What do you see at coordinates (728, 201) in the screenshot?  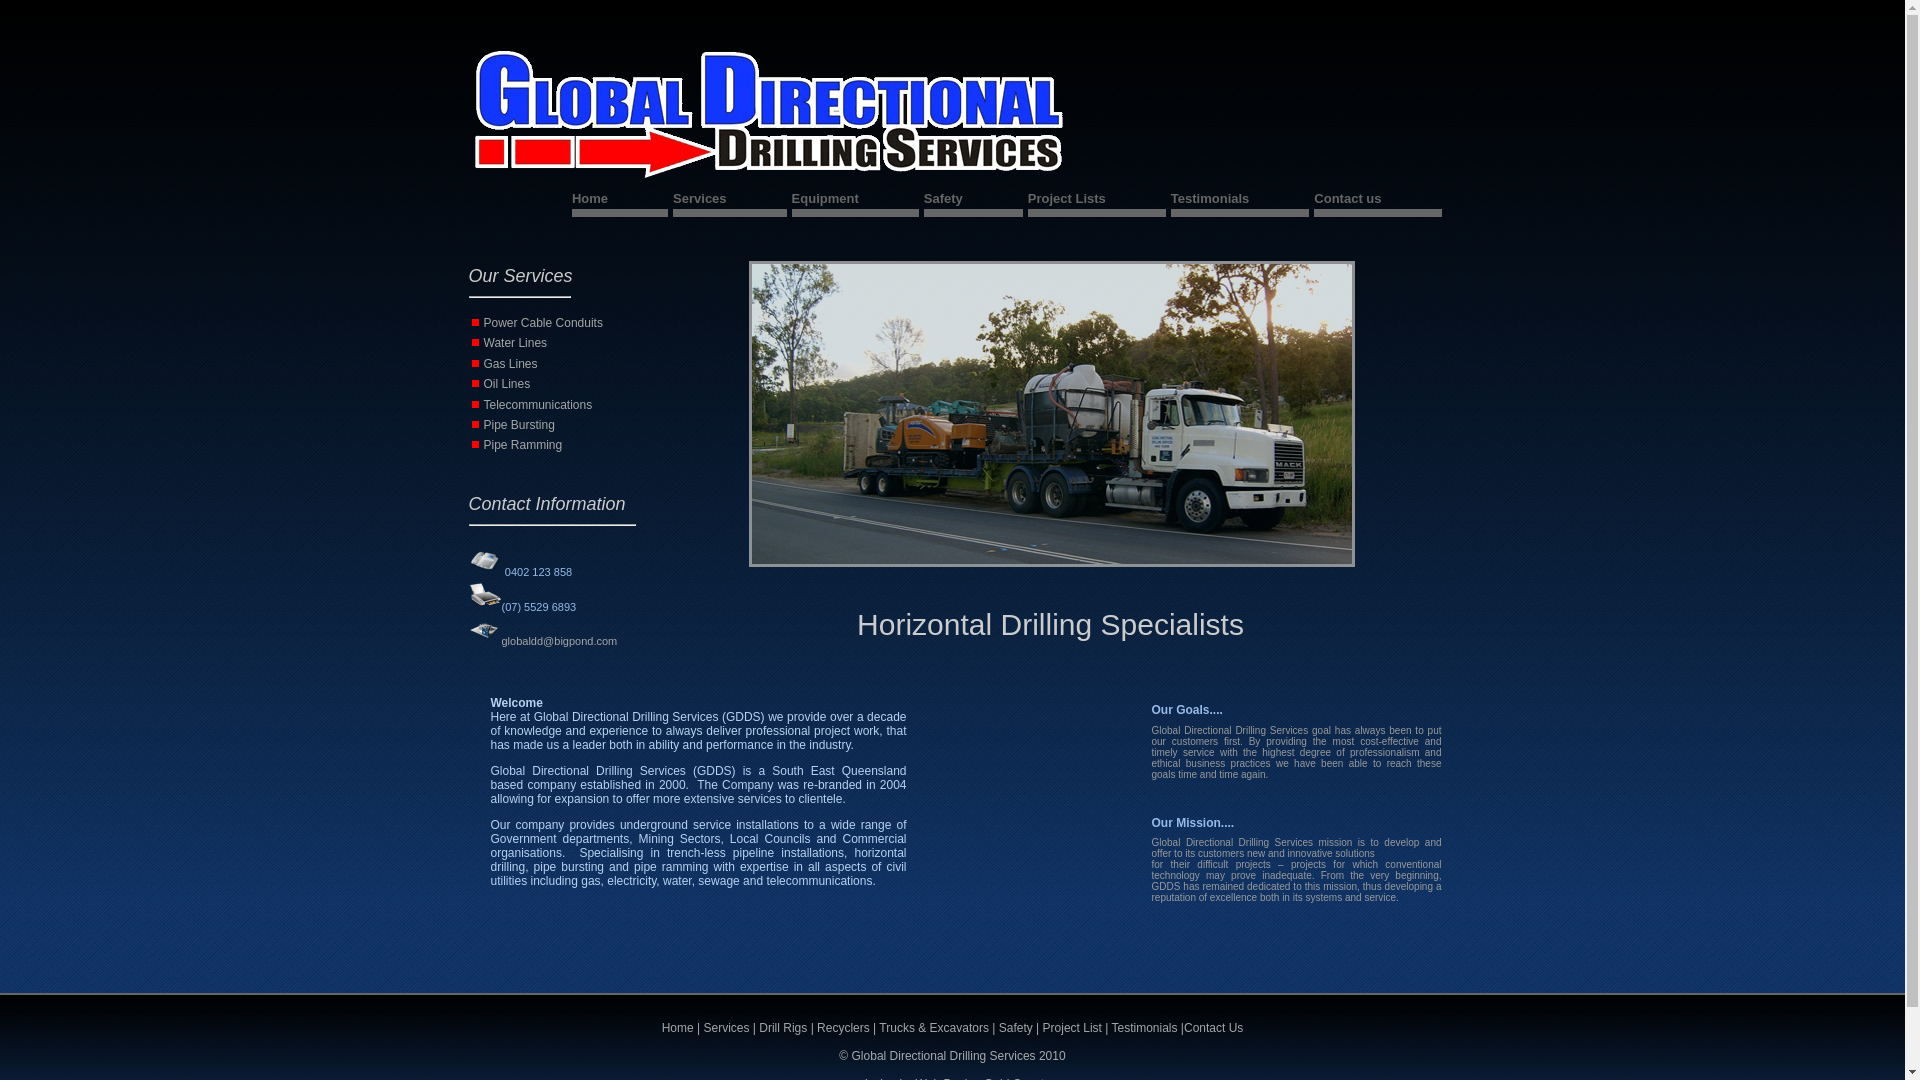 I see `'Services'` at bounding box center [728, 201].